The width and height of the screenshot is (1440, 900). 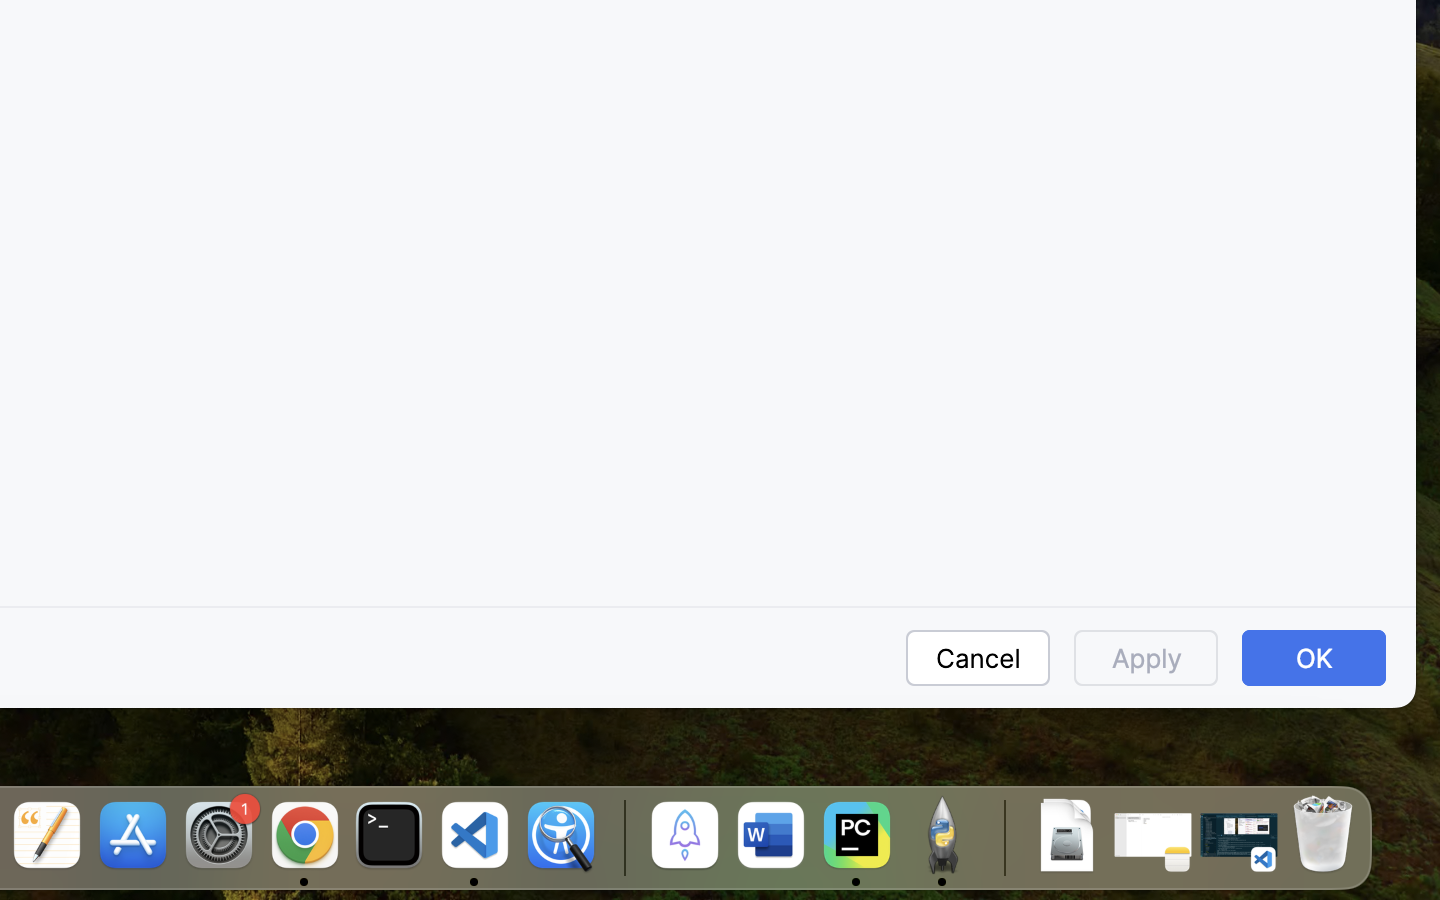 I want to click on '0.4285714328289032', so click(x=620, y=837).